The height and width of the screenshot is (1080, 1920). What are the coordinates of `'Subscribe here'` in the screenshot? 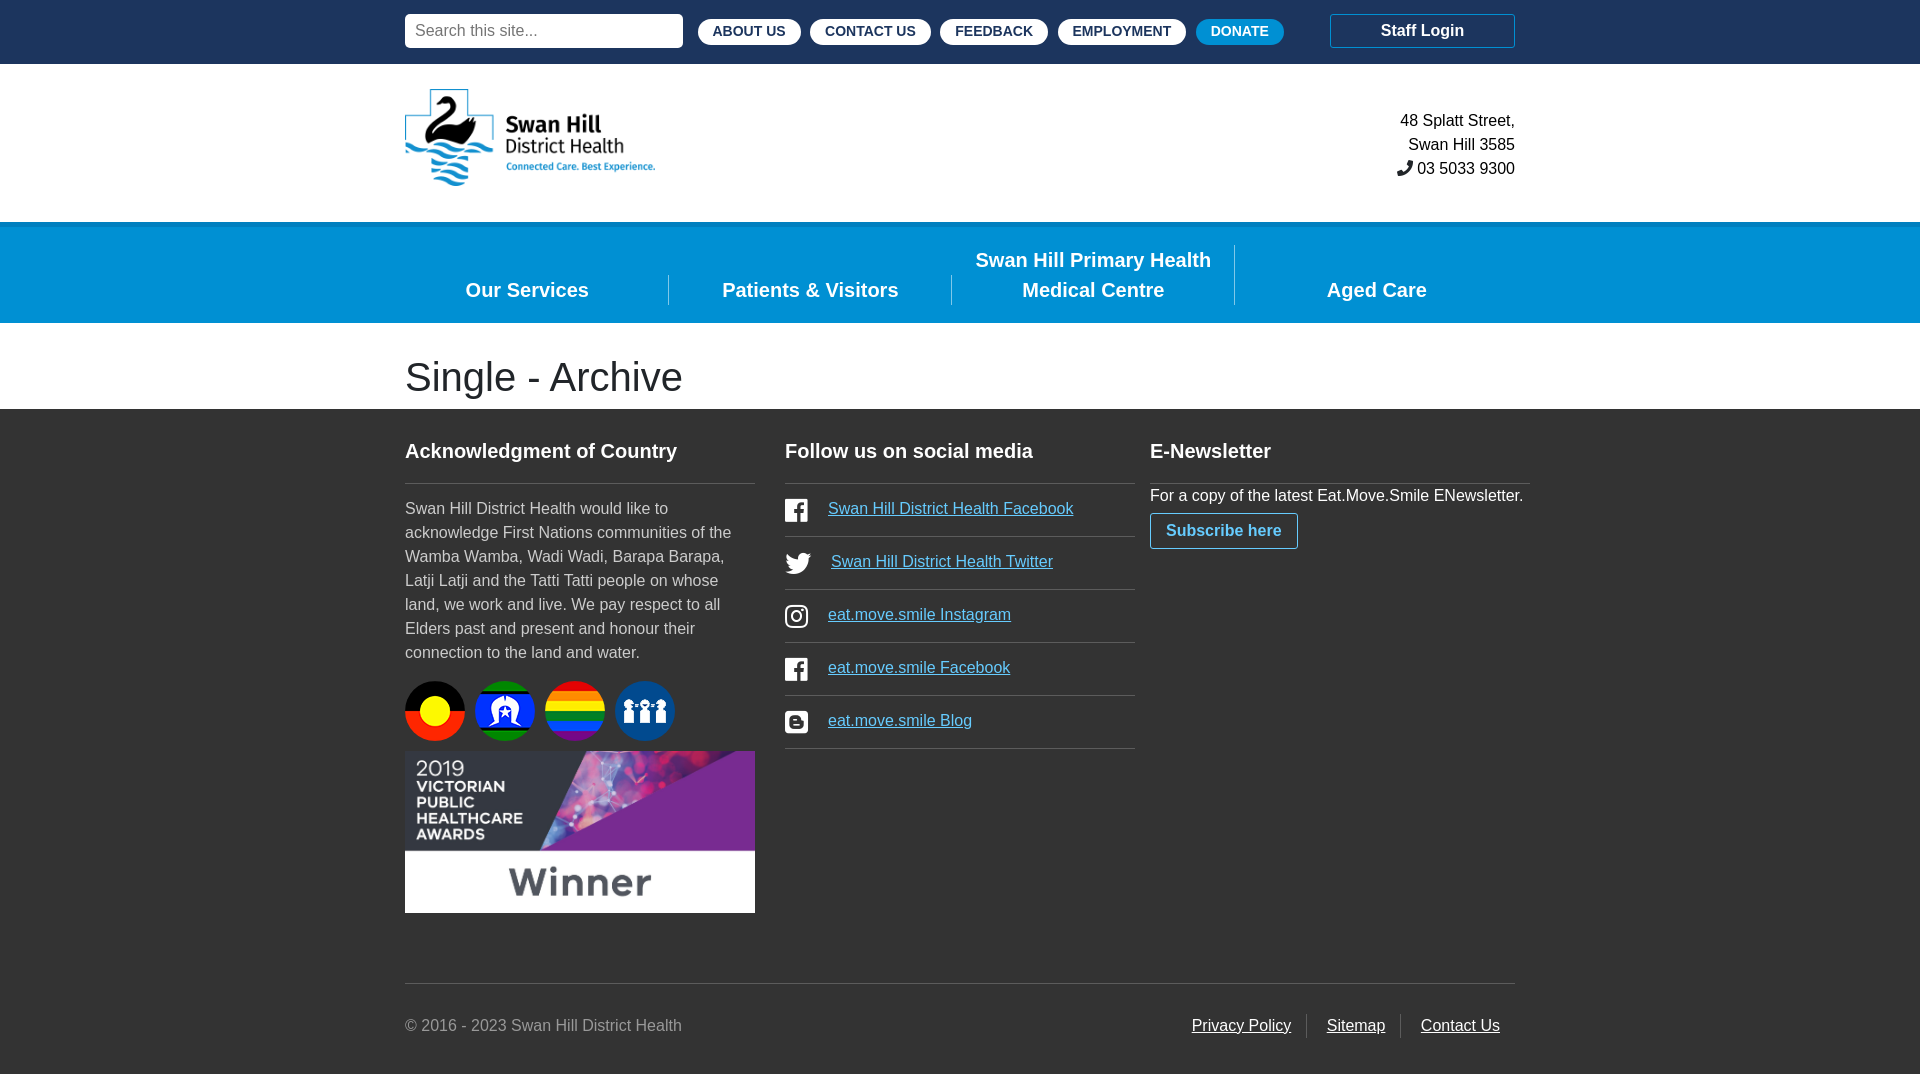 It's located at (1223, 530).